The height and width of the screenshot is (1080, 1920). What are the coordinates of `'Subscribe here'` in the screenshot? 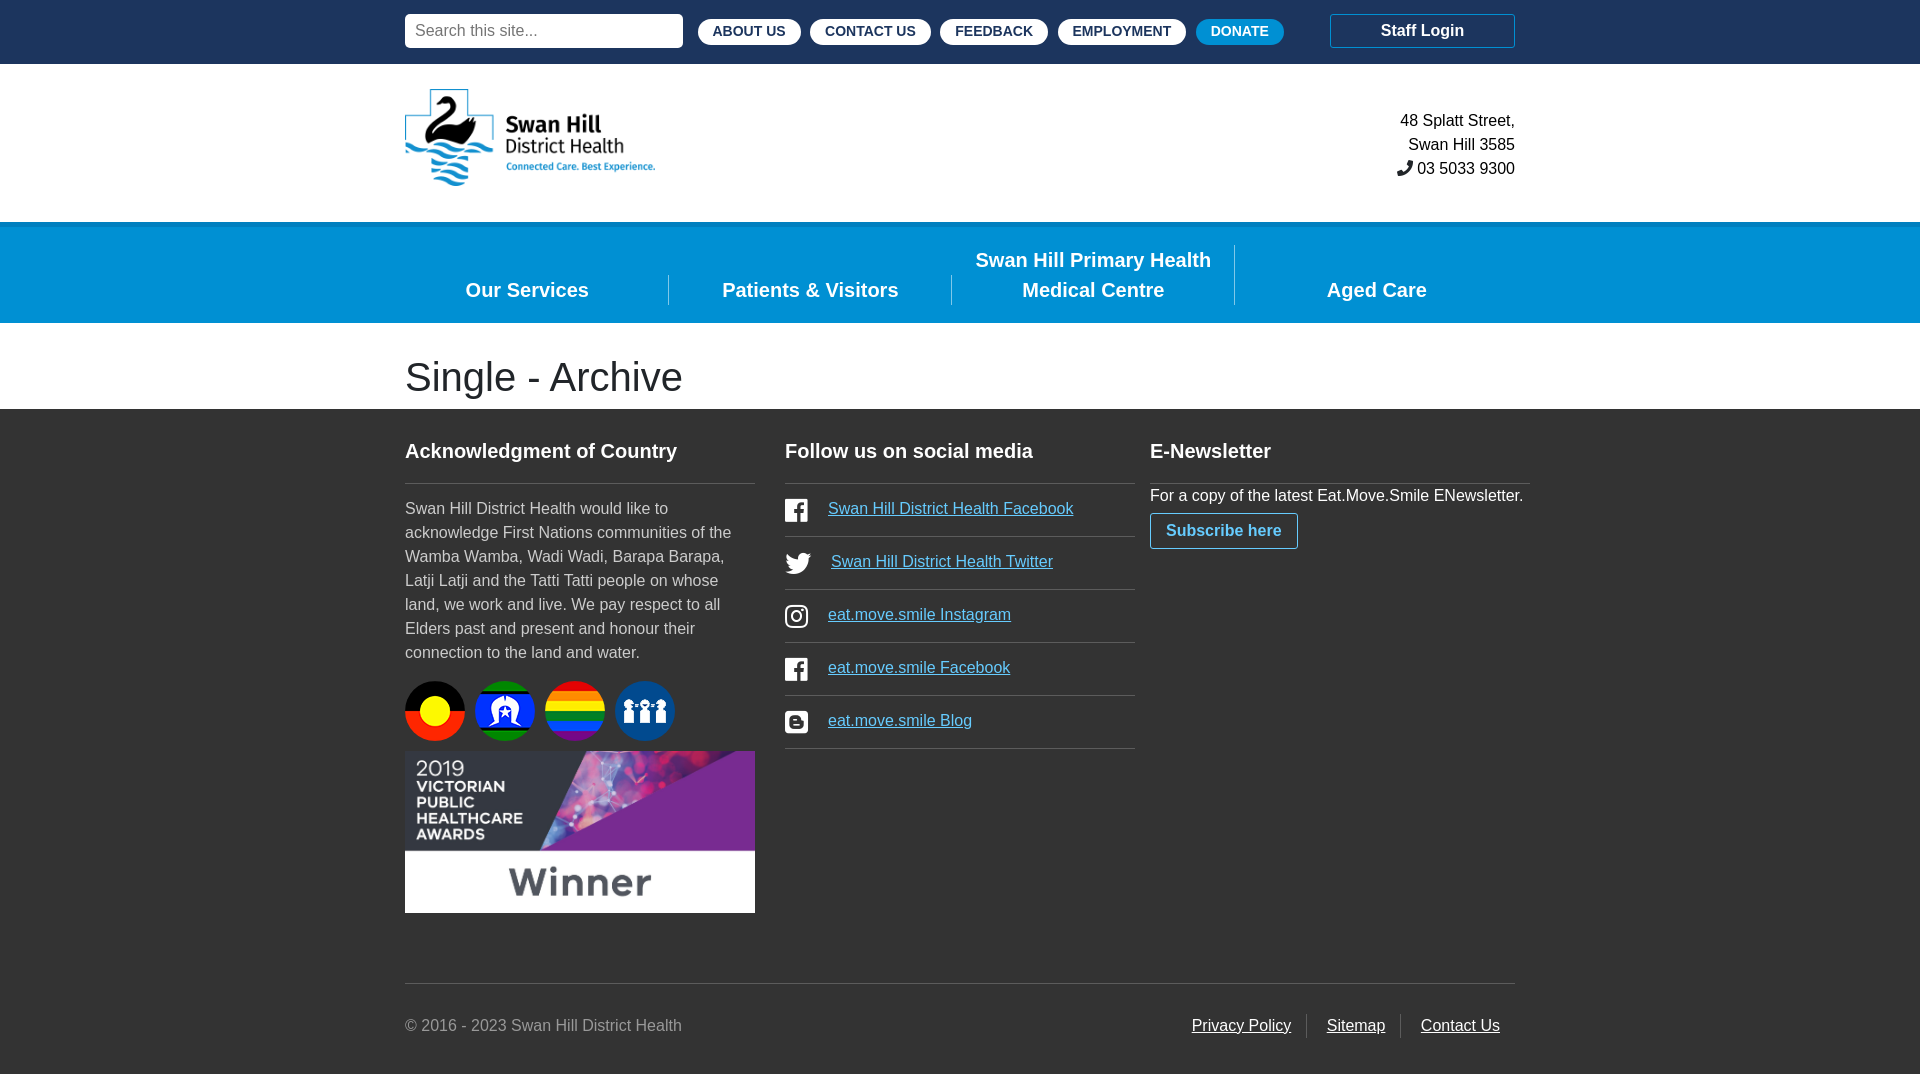 It's located at (1223, 530).